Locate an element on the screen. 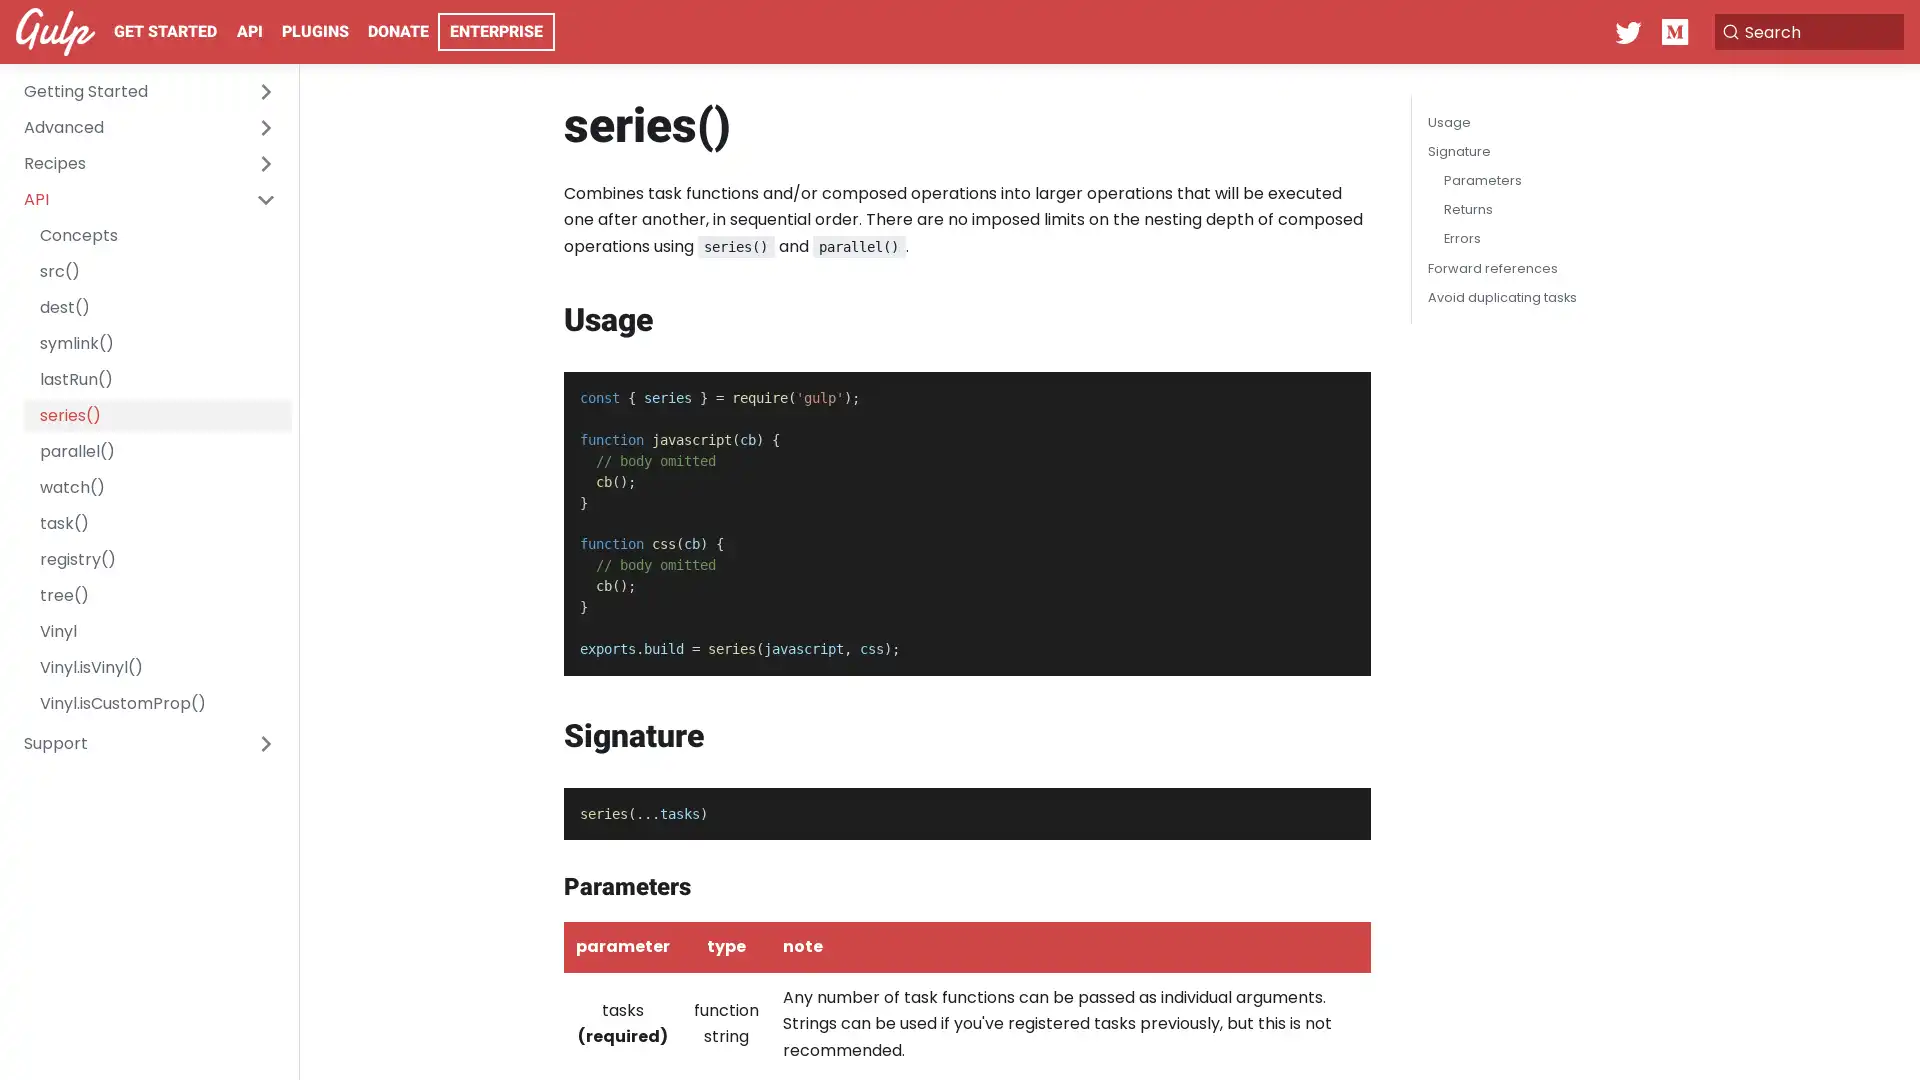 The width and height of the screenshot is (1920, 1080). Copy code to clipboard is located at coordinates (1338, 393).